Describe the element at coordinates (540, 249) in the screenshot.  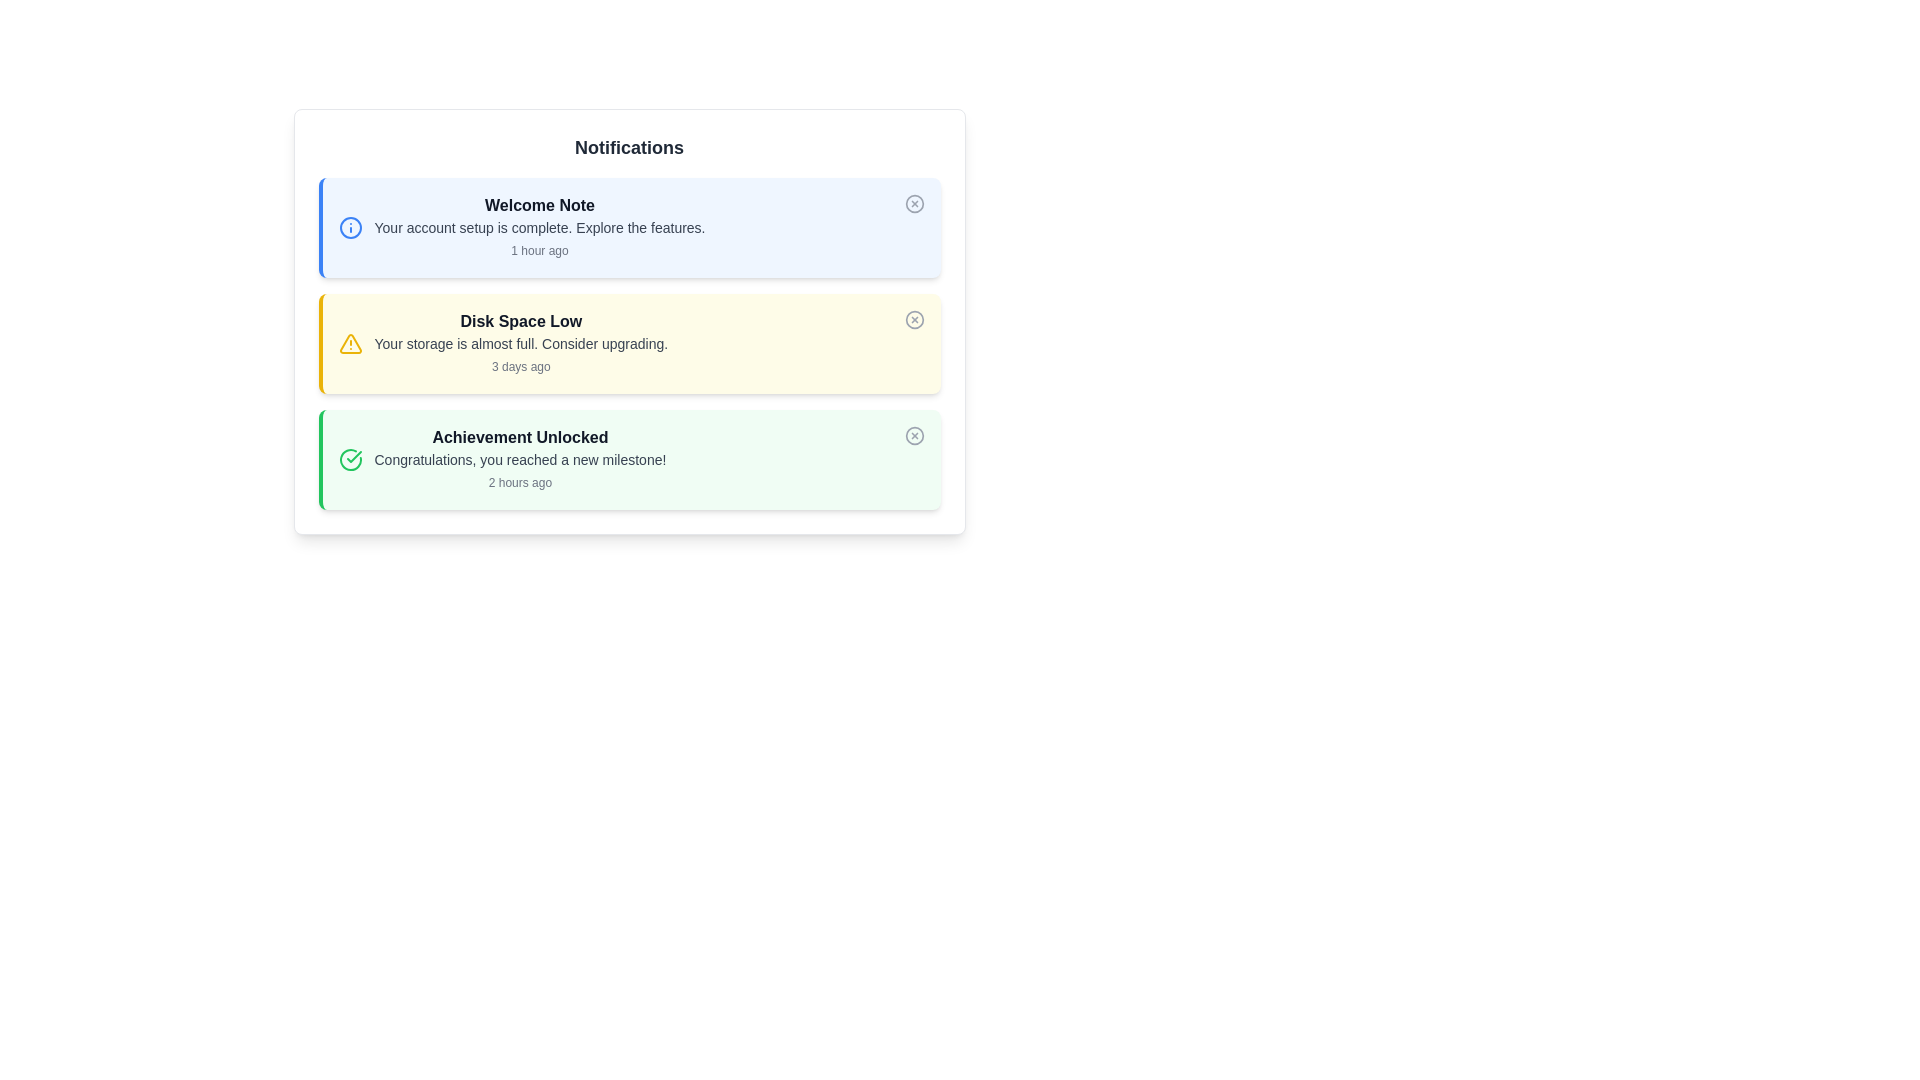
I see `the timestamp text label displaying '1 hour ago', which is located below the description 'Your account setup is complete.' in the notification card titled 'Welcome Note'` at that location.